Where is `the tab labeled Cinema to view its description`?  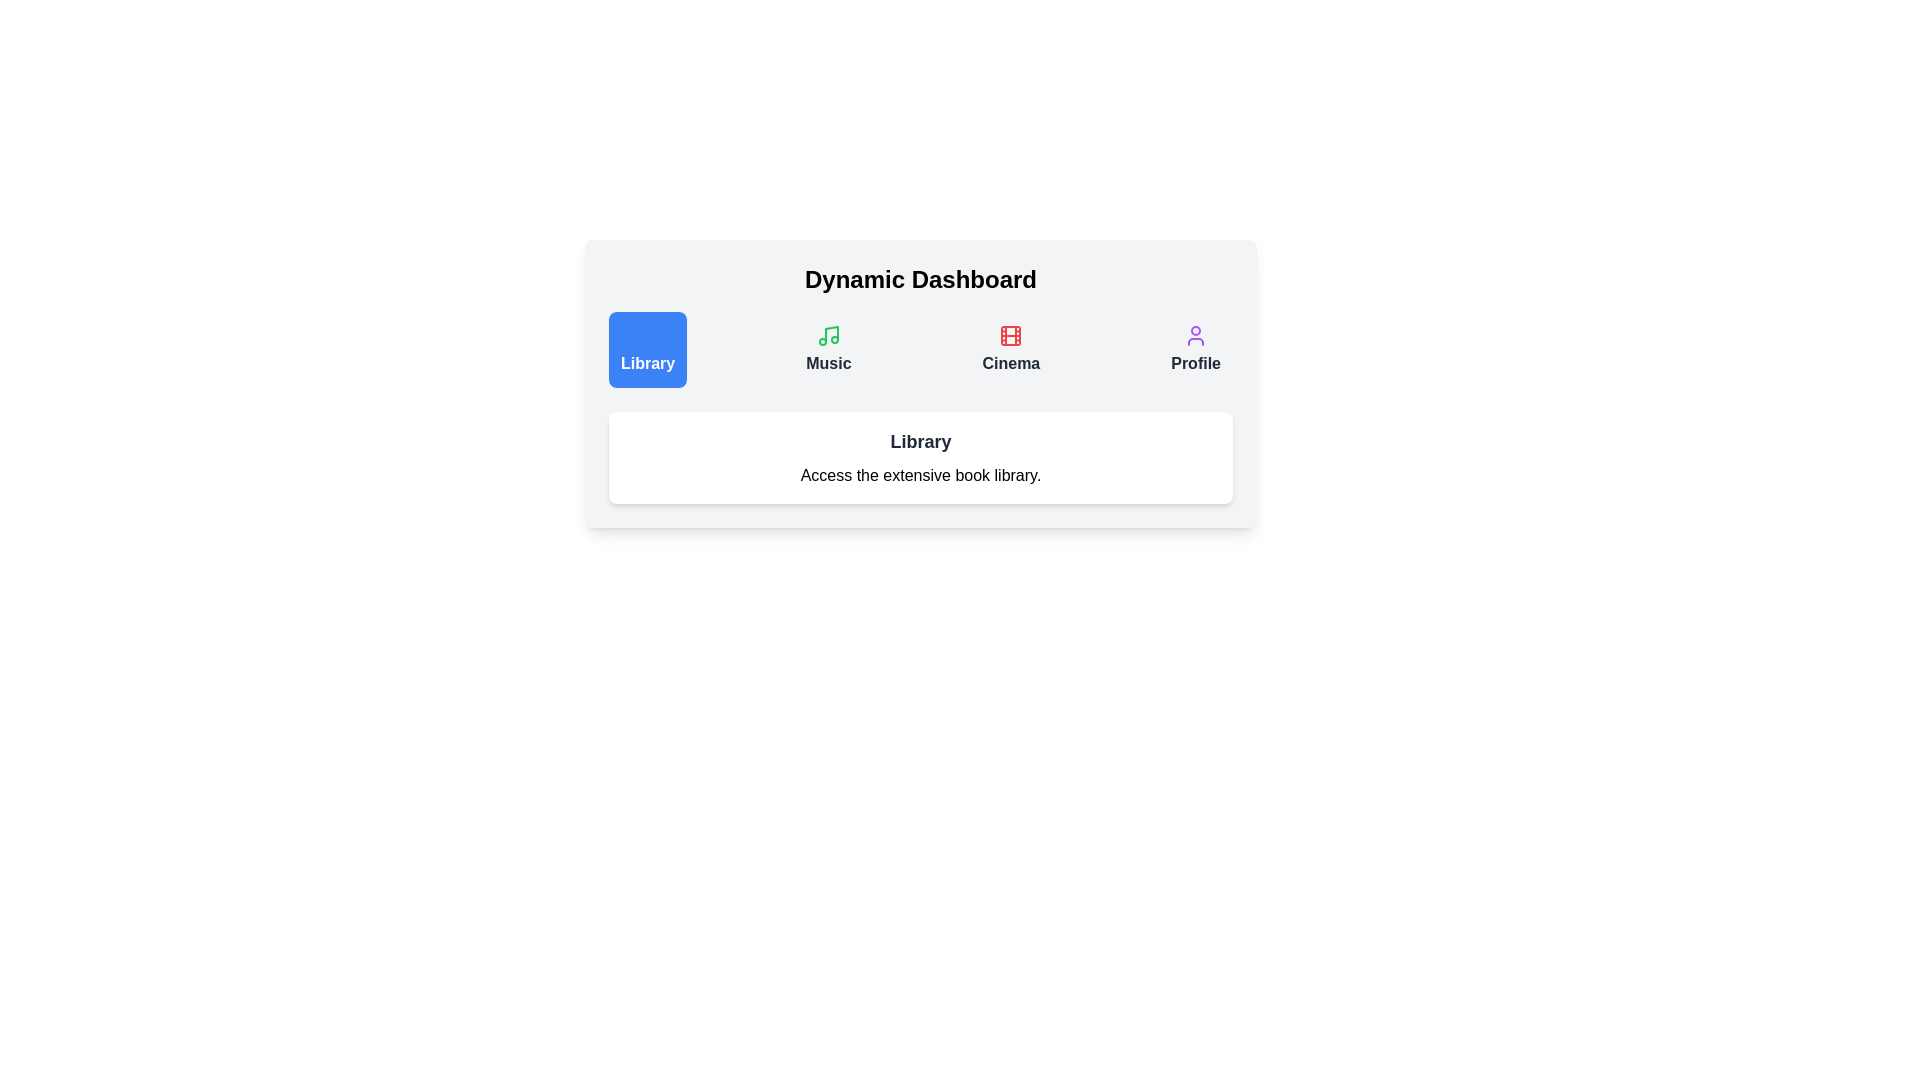
the tab labeled Cinema to view its description is located at coordinates (1011, 349).